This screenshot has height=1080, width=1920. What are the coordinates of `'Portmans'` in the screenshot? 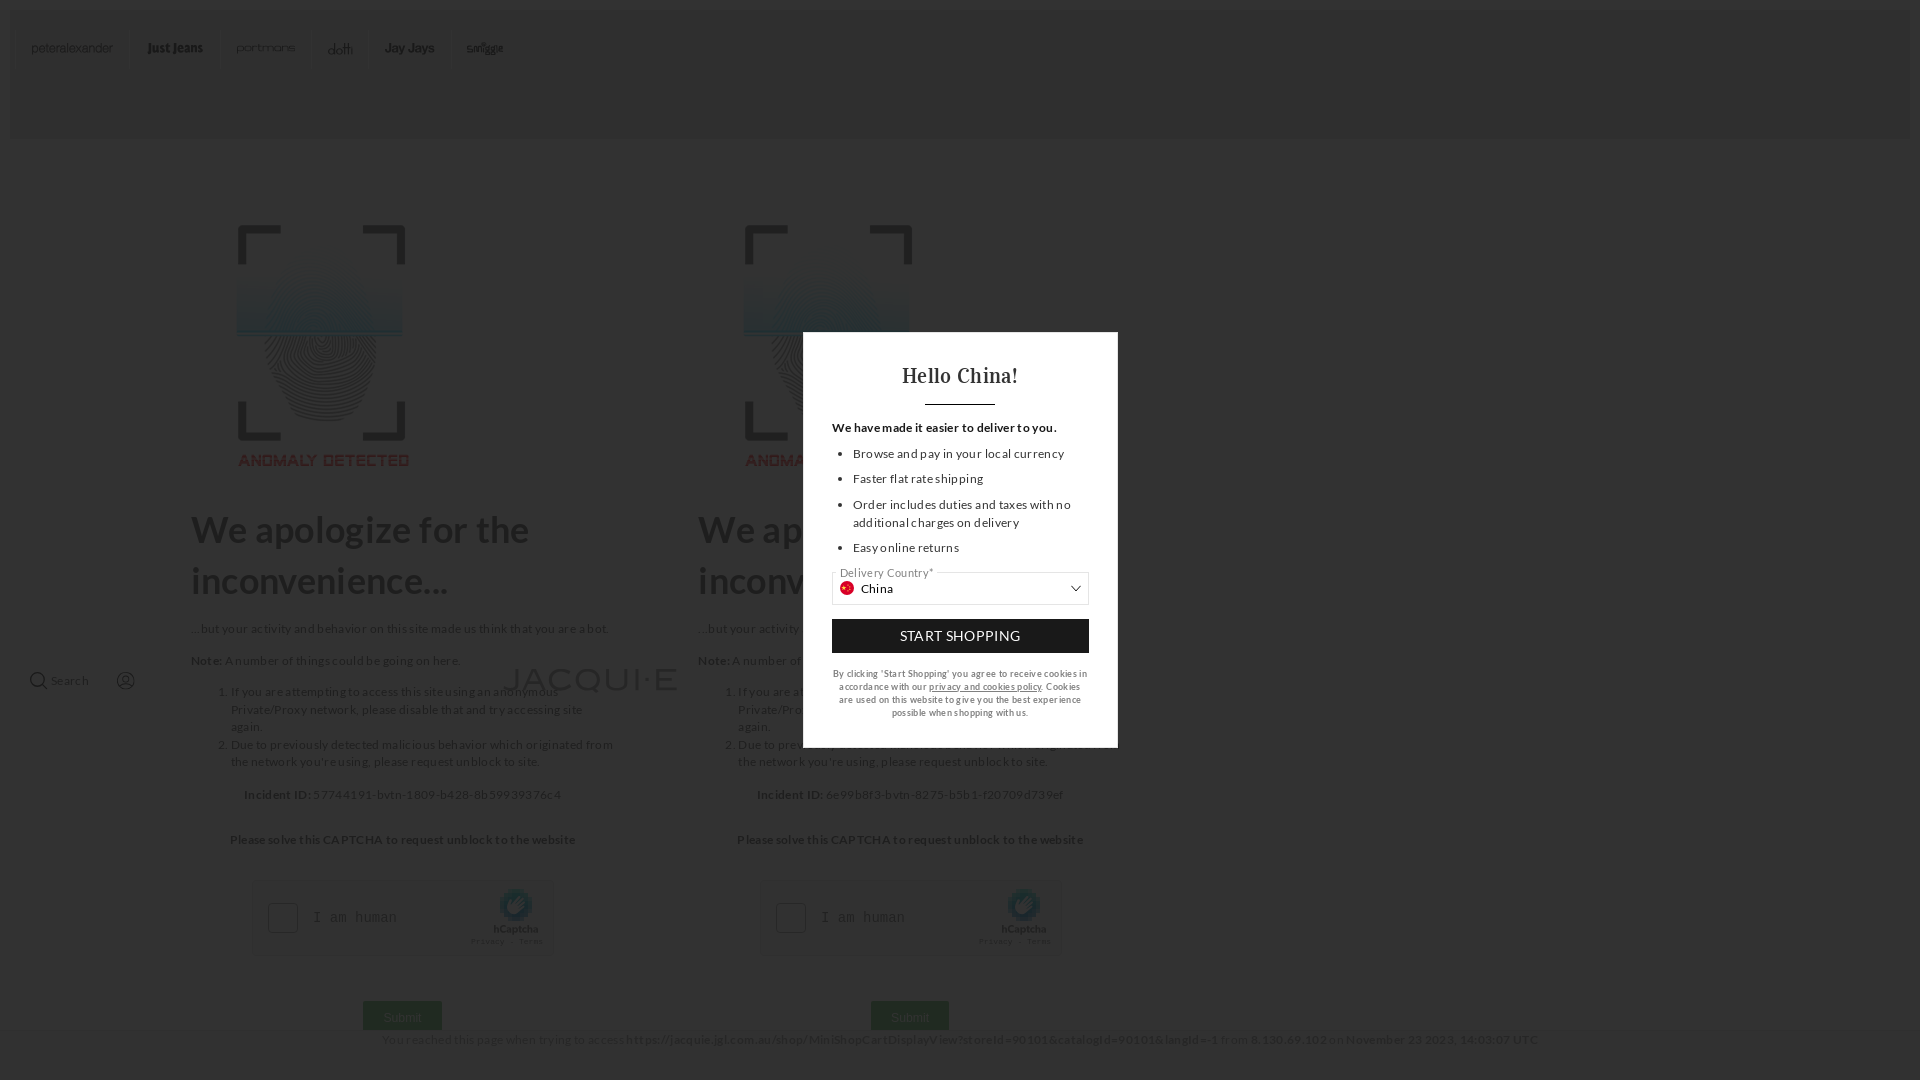 It's located at (220, 48).